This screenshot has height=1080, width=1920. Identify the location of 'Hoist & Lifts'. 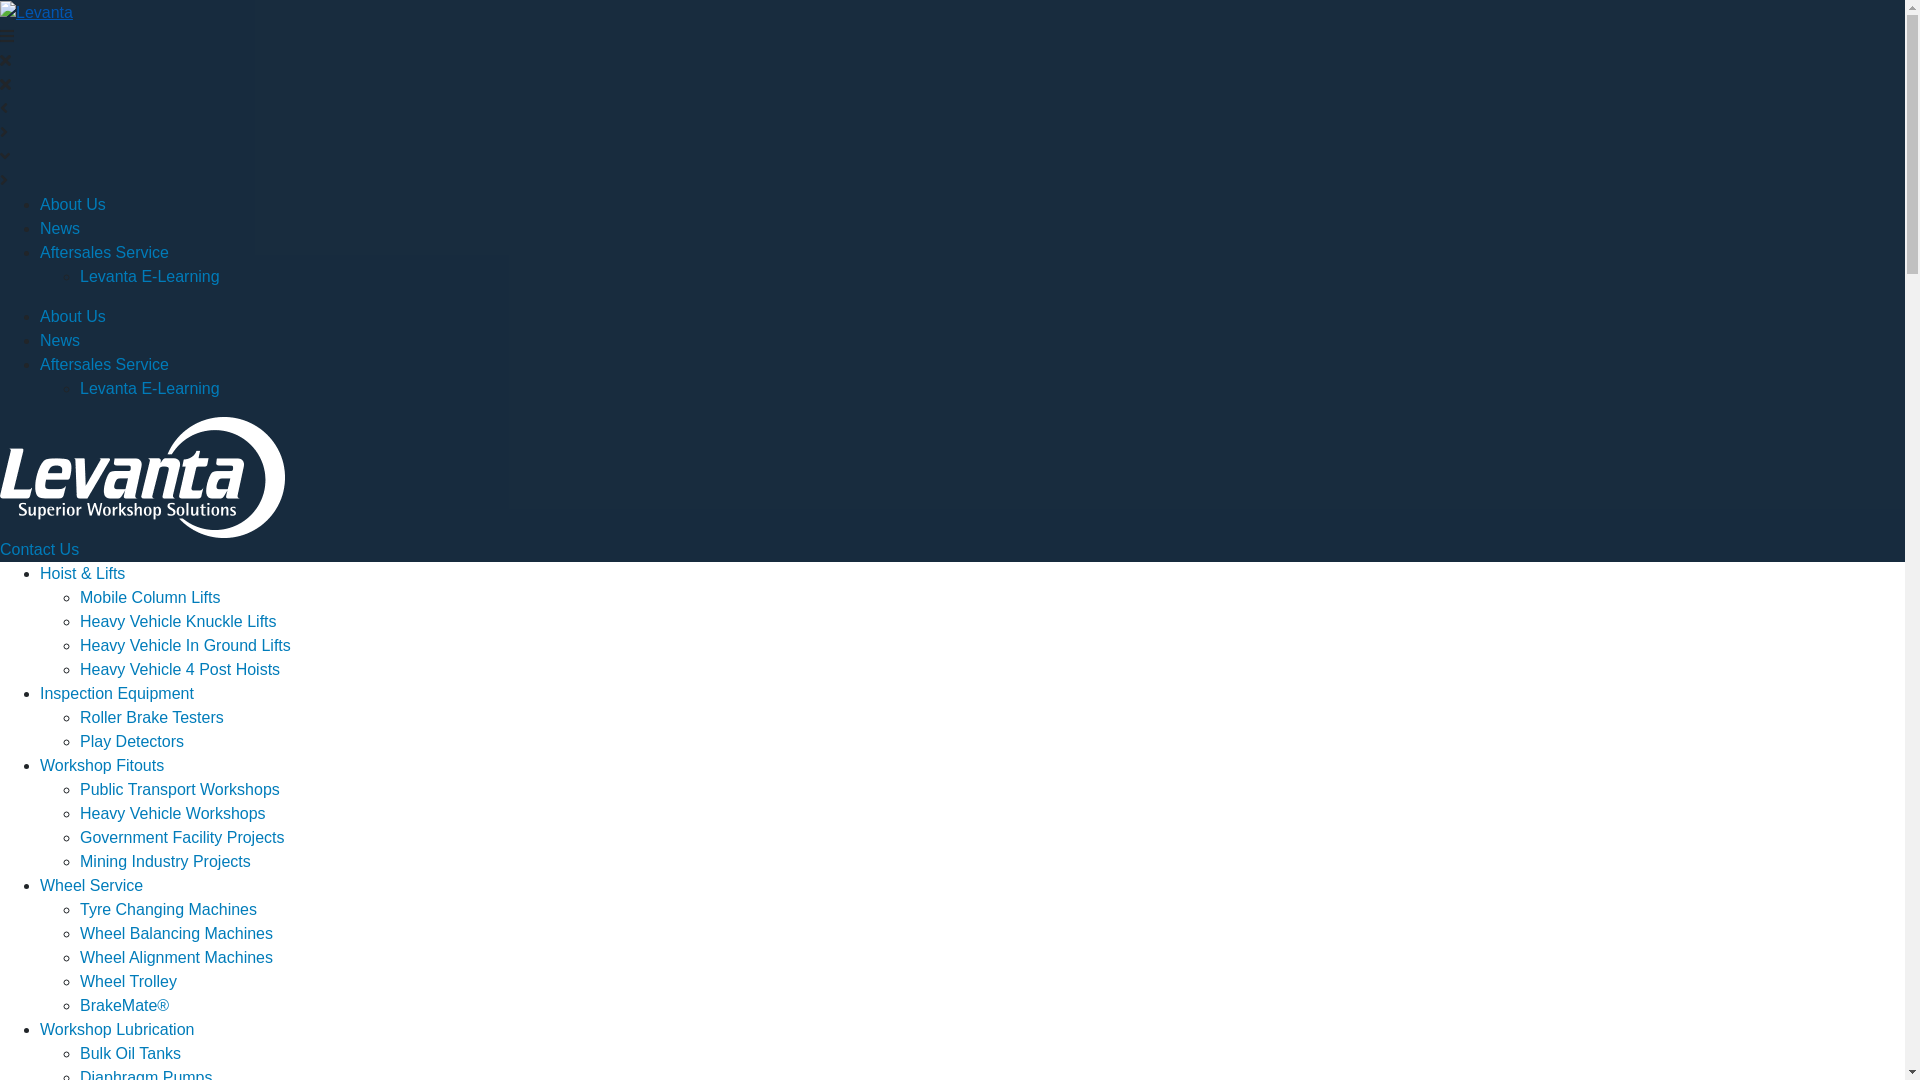
(81, 573).